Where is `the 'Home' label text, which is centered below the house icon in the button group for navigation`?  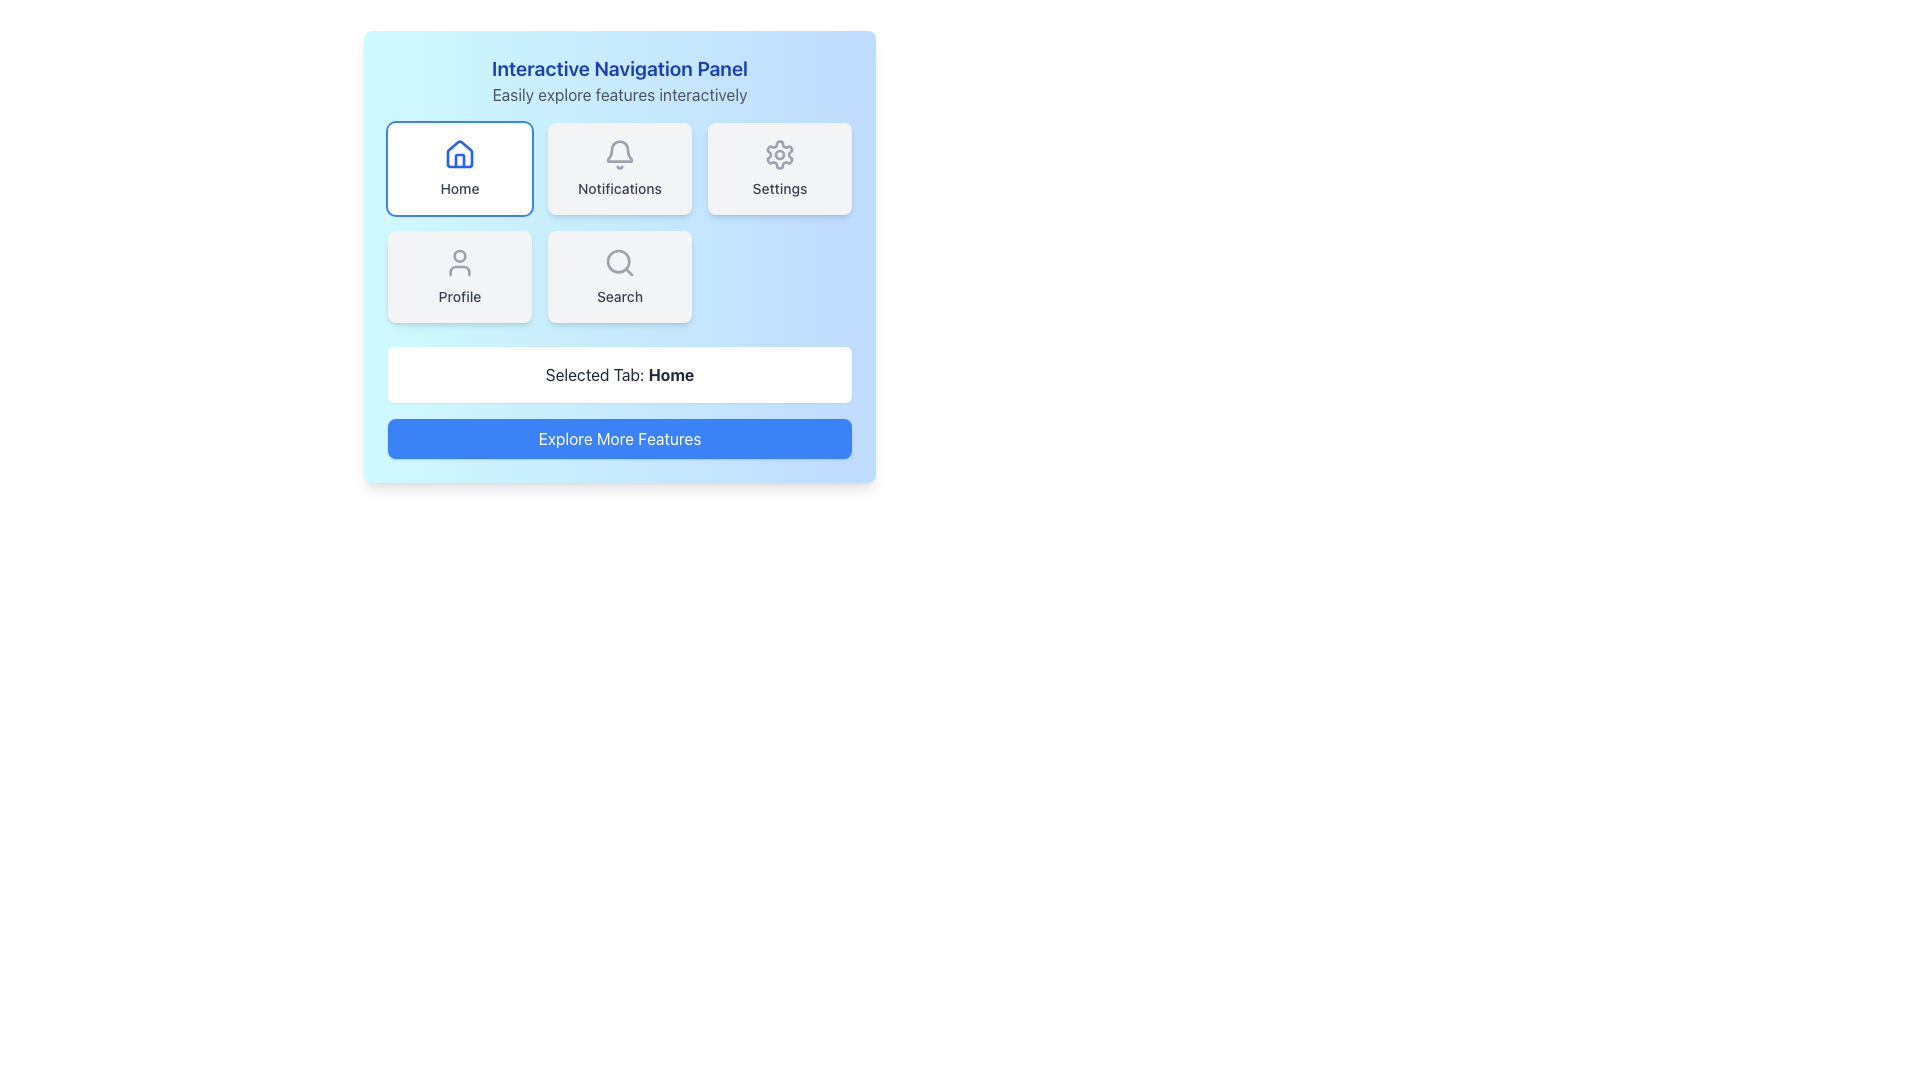 the 'Home' label text, which is centered below the house icon in the button group for navigation is located at coordinates (459, 189).